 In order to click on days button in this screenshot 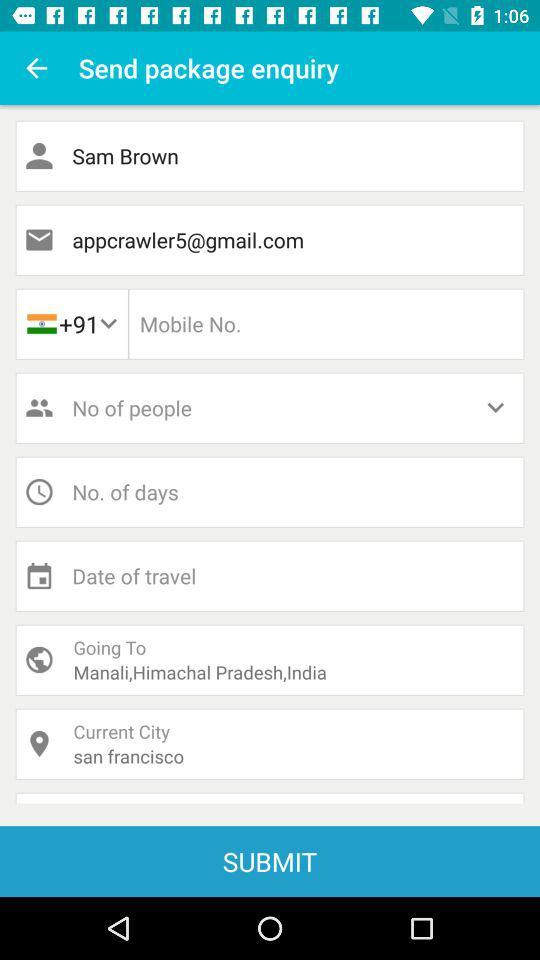, I will do `click(270, 491)`.